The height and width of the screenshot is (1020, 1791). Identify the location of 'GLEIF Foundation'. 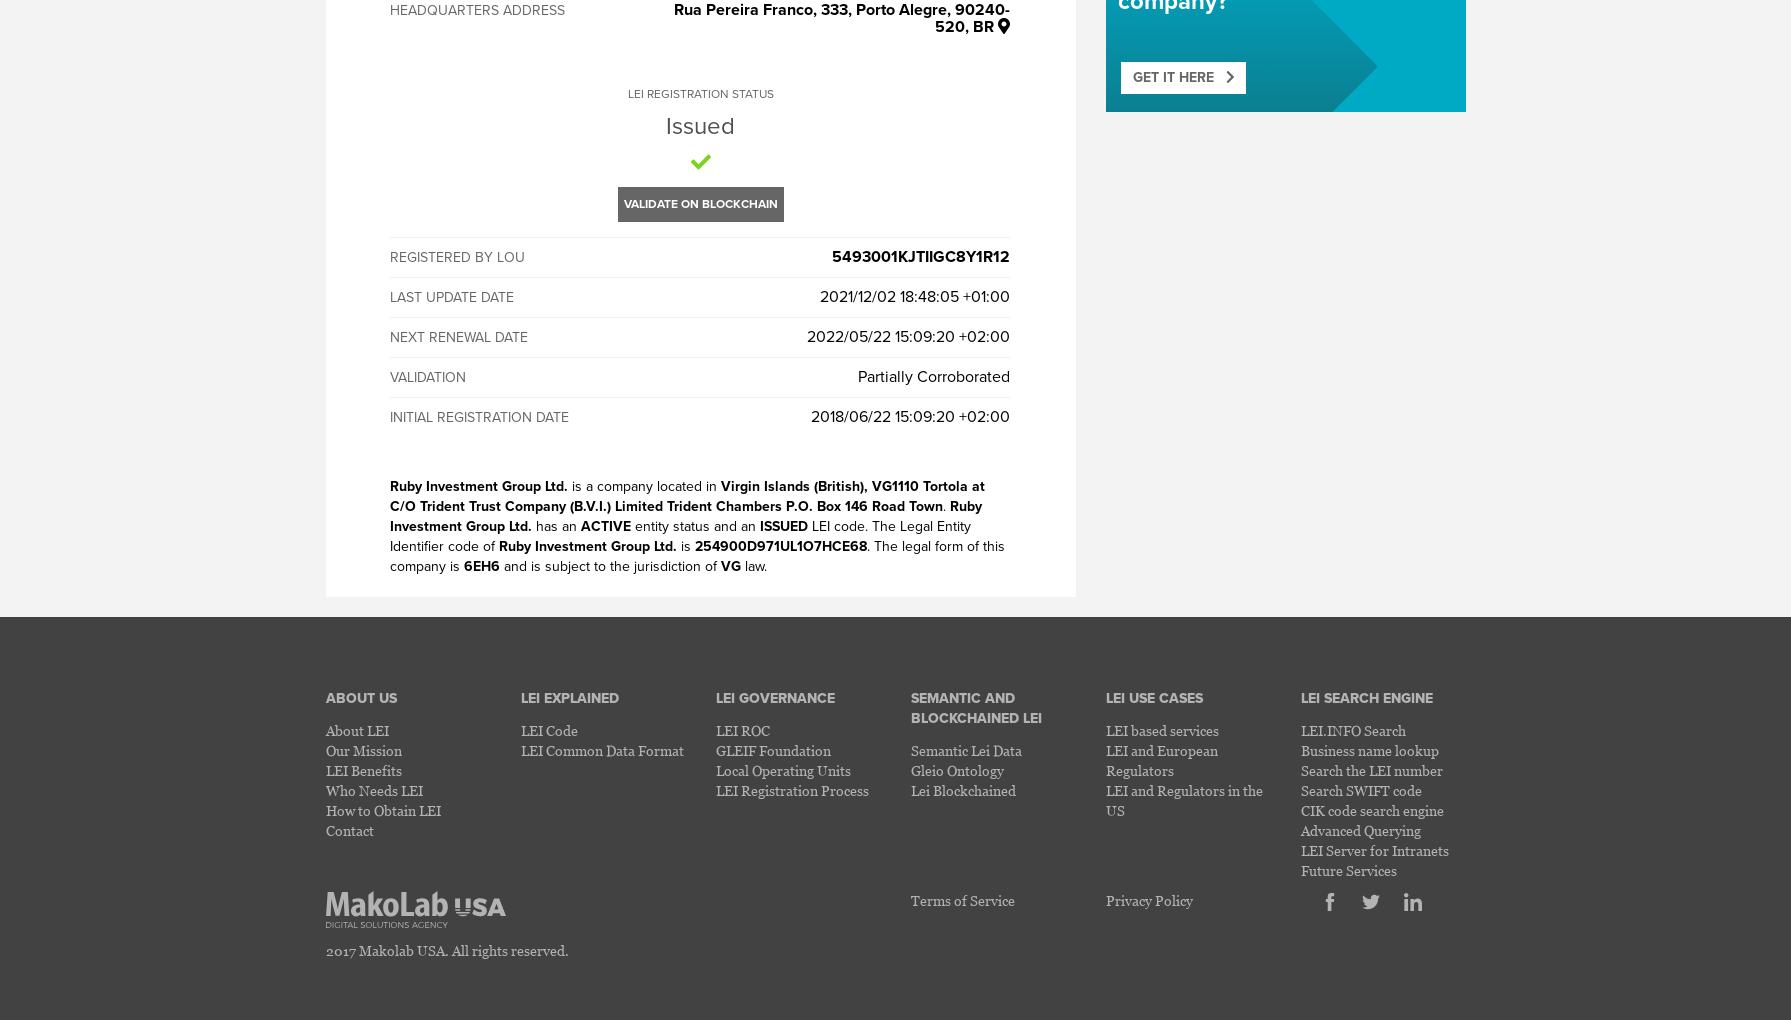
(772, 750).